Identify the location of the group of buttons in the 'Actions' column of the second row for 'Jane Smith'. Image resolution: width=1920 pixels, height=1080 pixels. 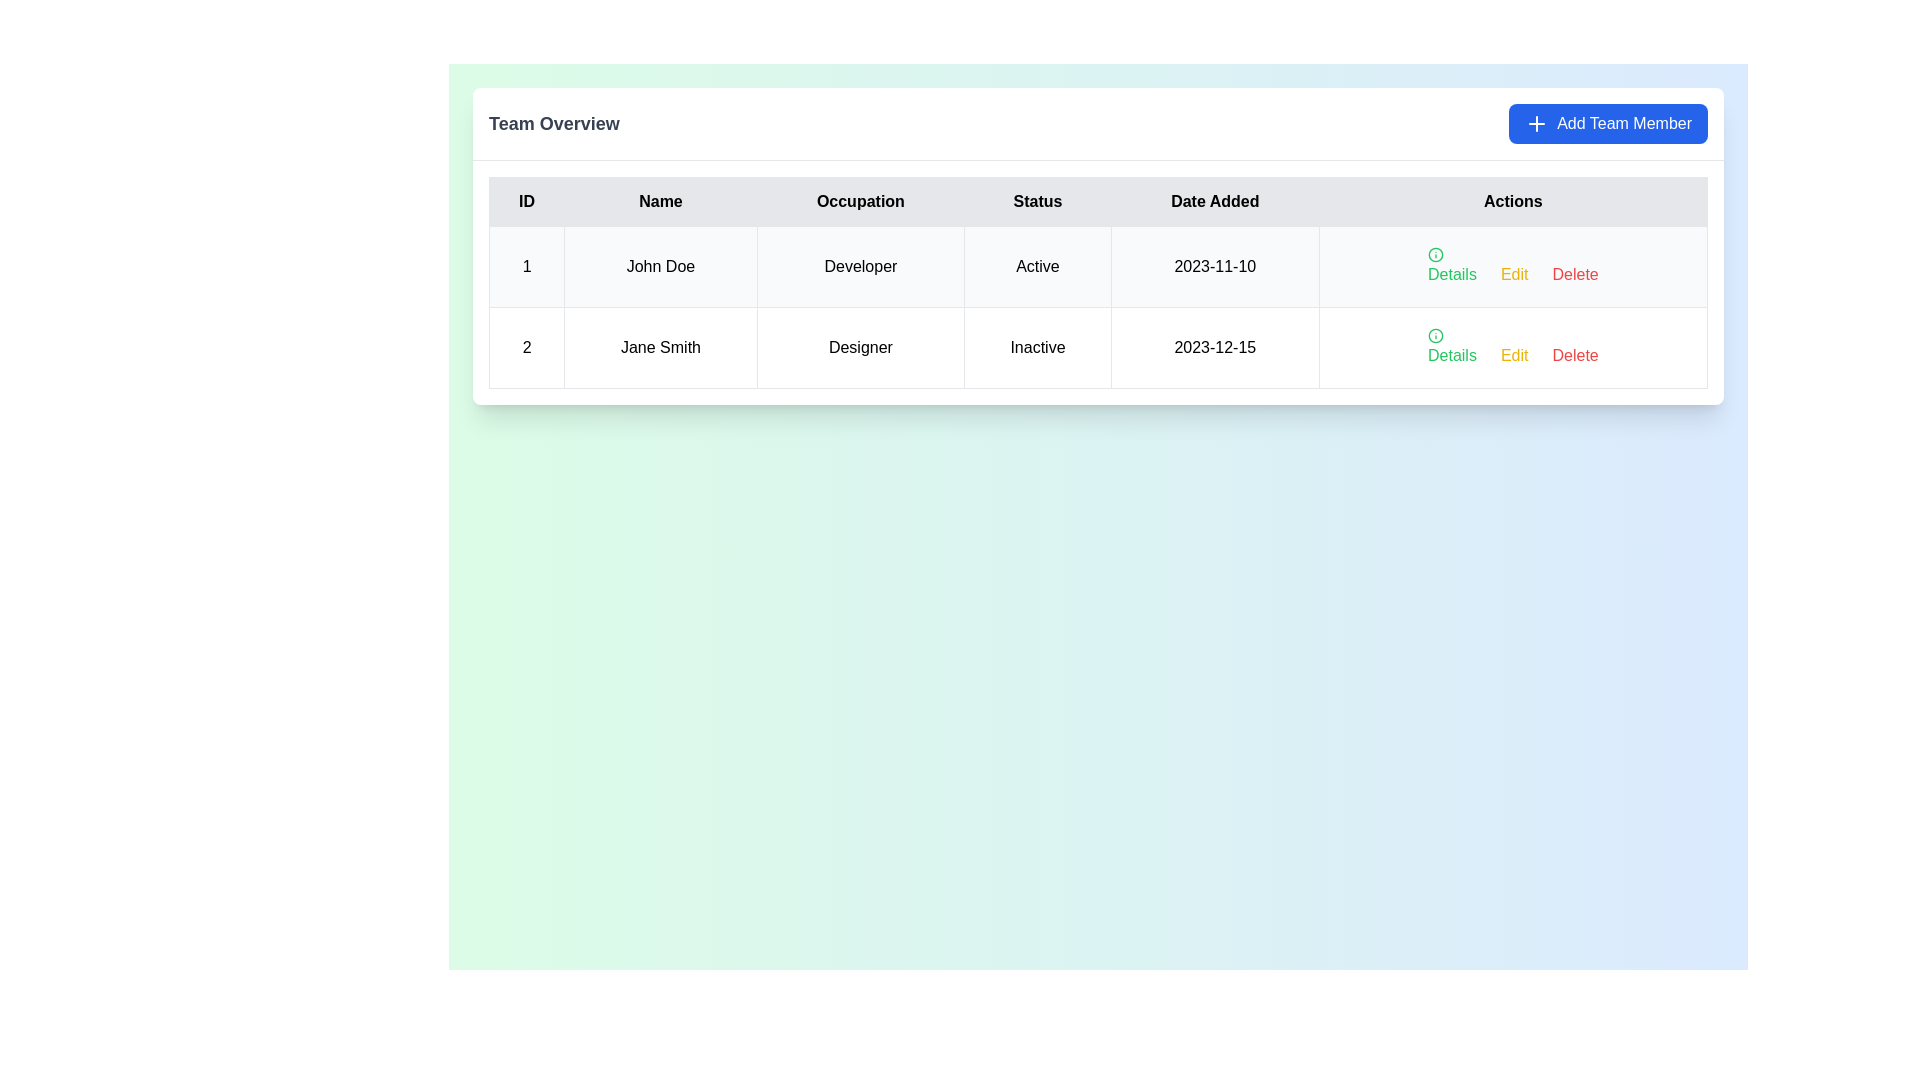
(1513, 346).